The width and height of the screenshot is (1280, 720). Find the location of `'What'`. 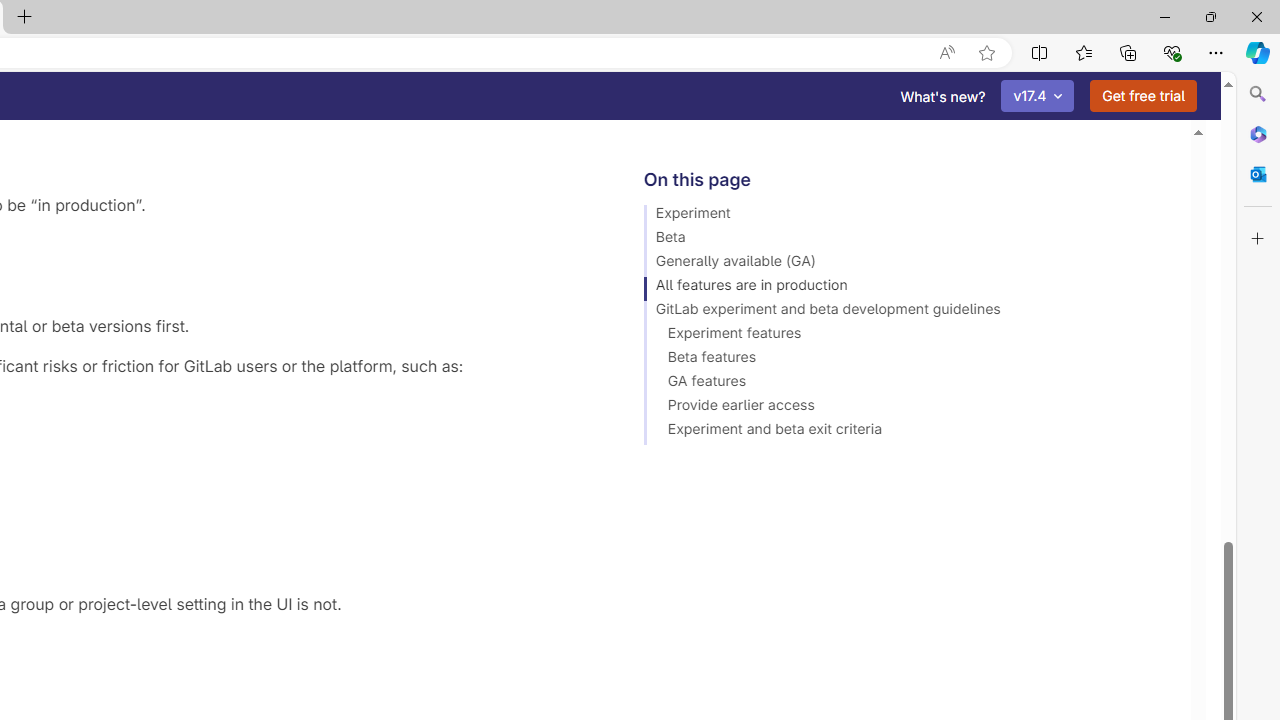

'What' is located at coordinates (942, 96).